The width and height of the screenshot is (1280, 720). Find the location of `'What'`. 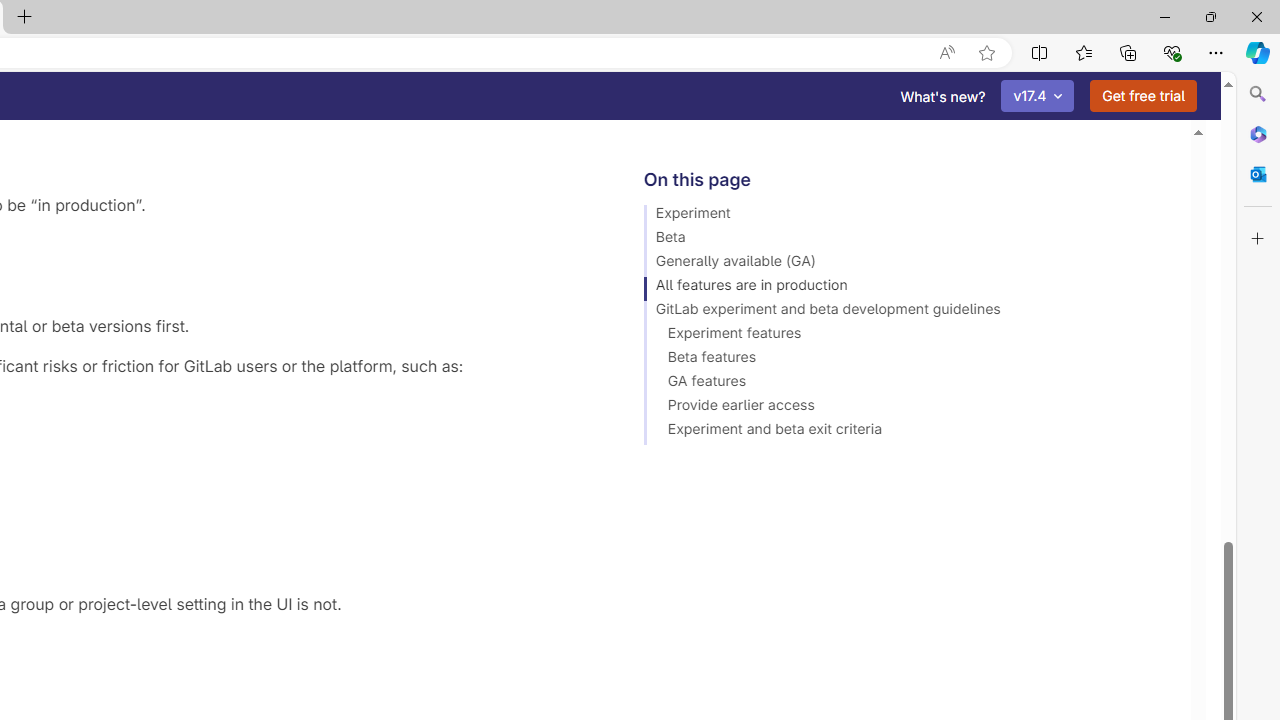

'What' is located at coordinates (942, 96).